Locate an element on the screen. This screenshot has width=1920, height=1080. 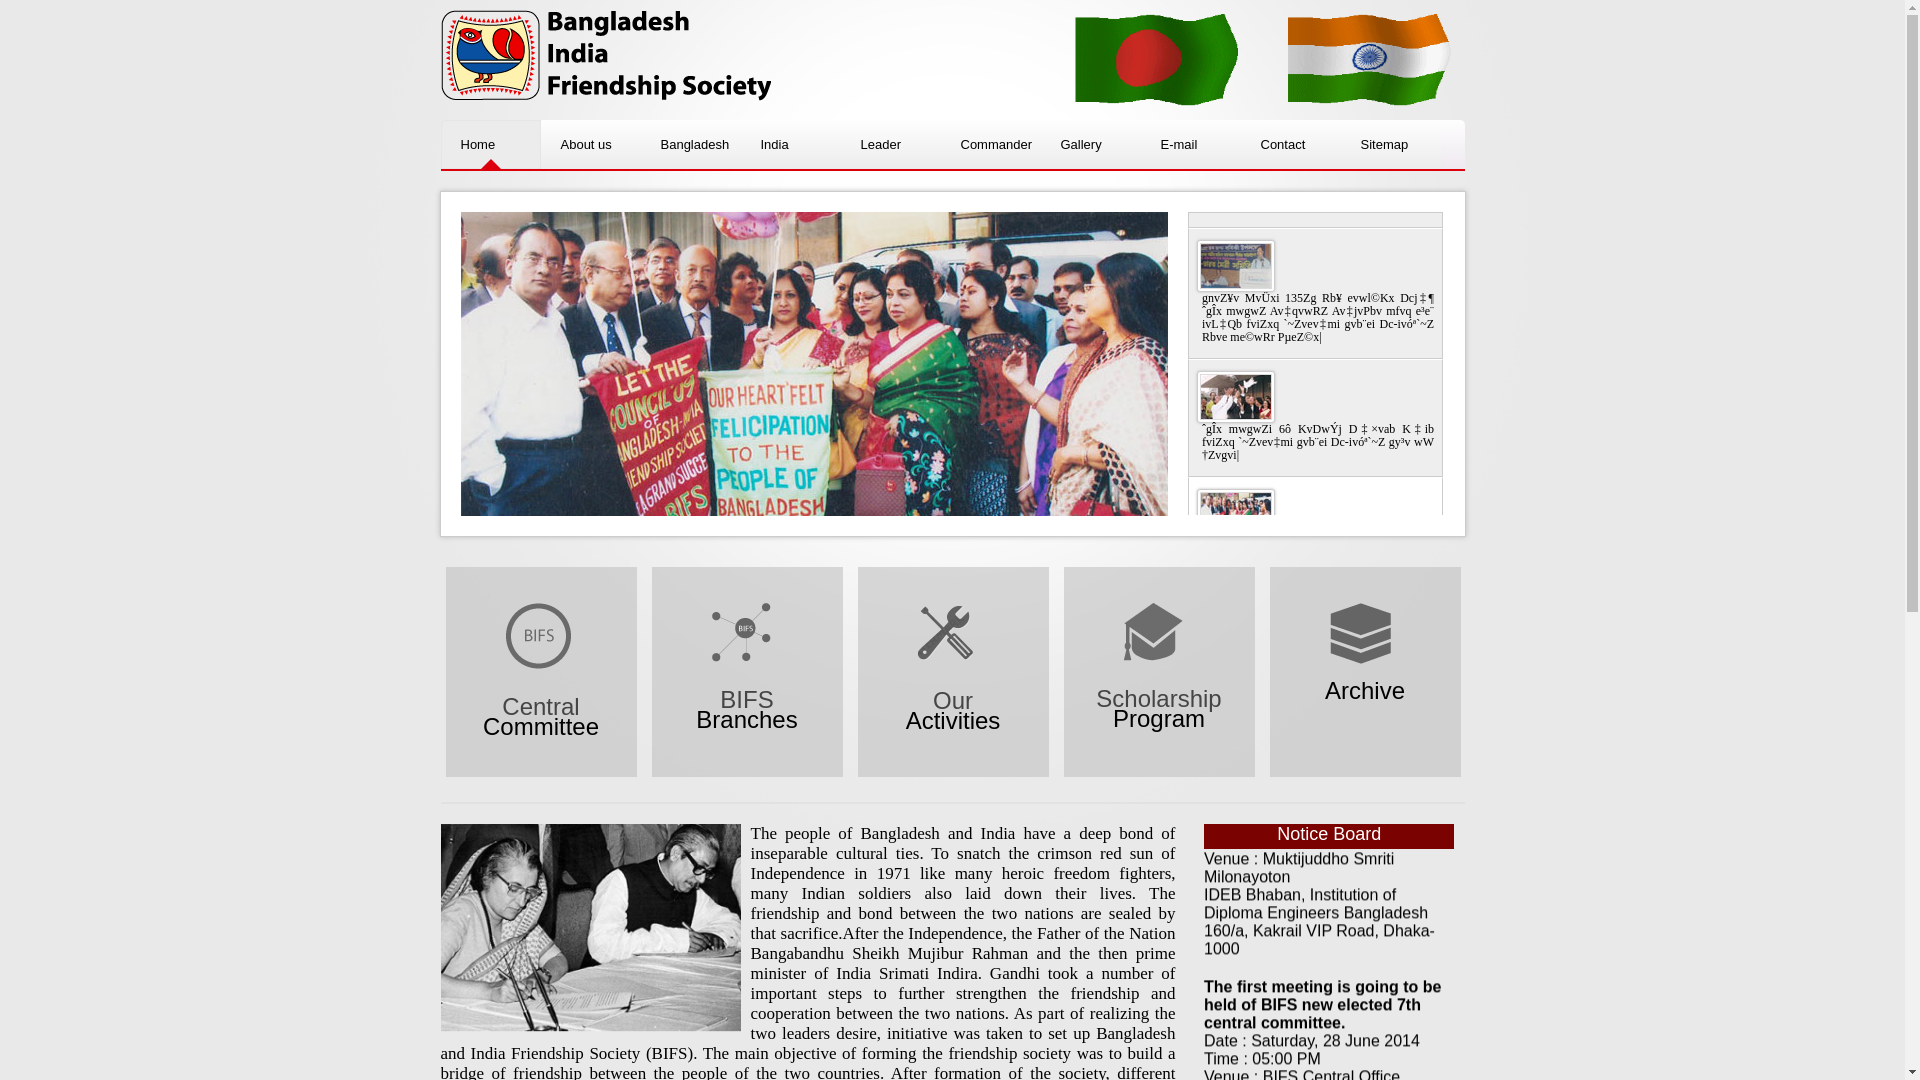
'Our is located at coordinates (952, 689).